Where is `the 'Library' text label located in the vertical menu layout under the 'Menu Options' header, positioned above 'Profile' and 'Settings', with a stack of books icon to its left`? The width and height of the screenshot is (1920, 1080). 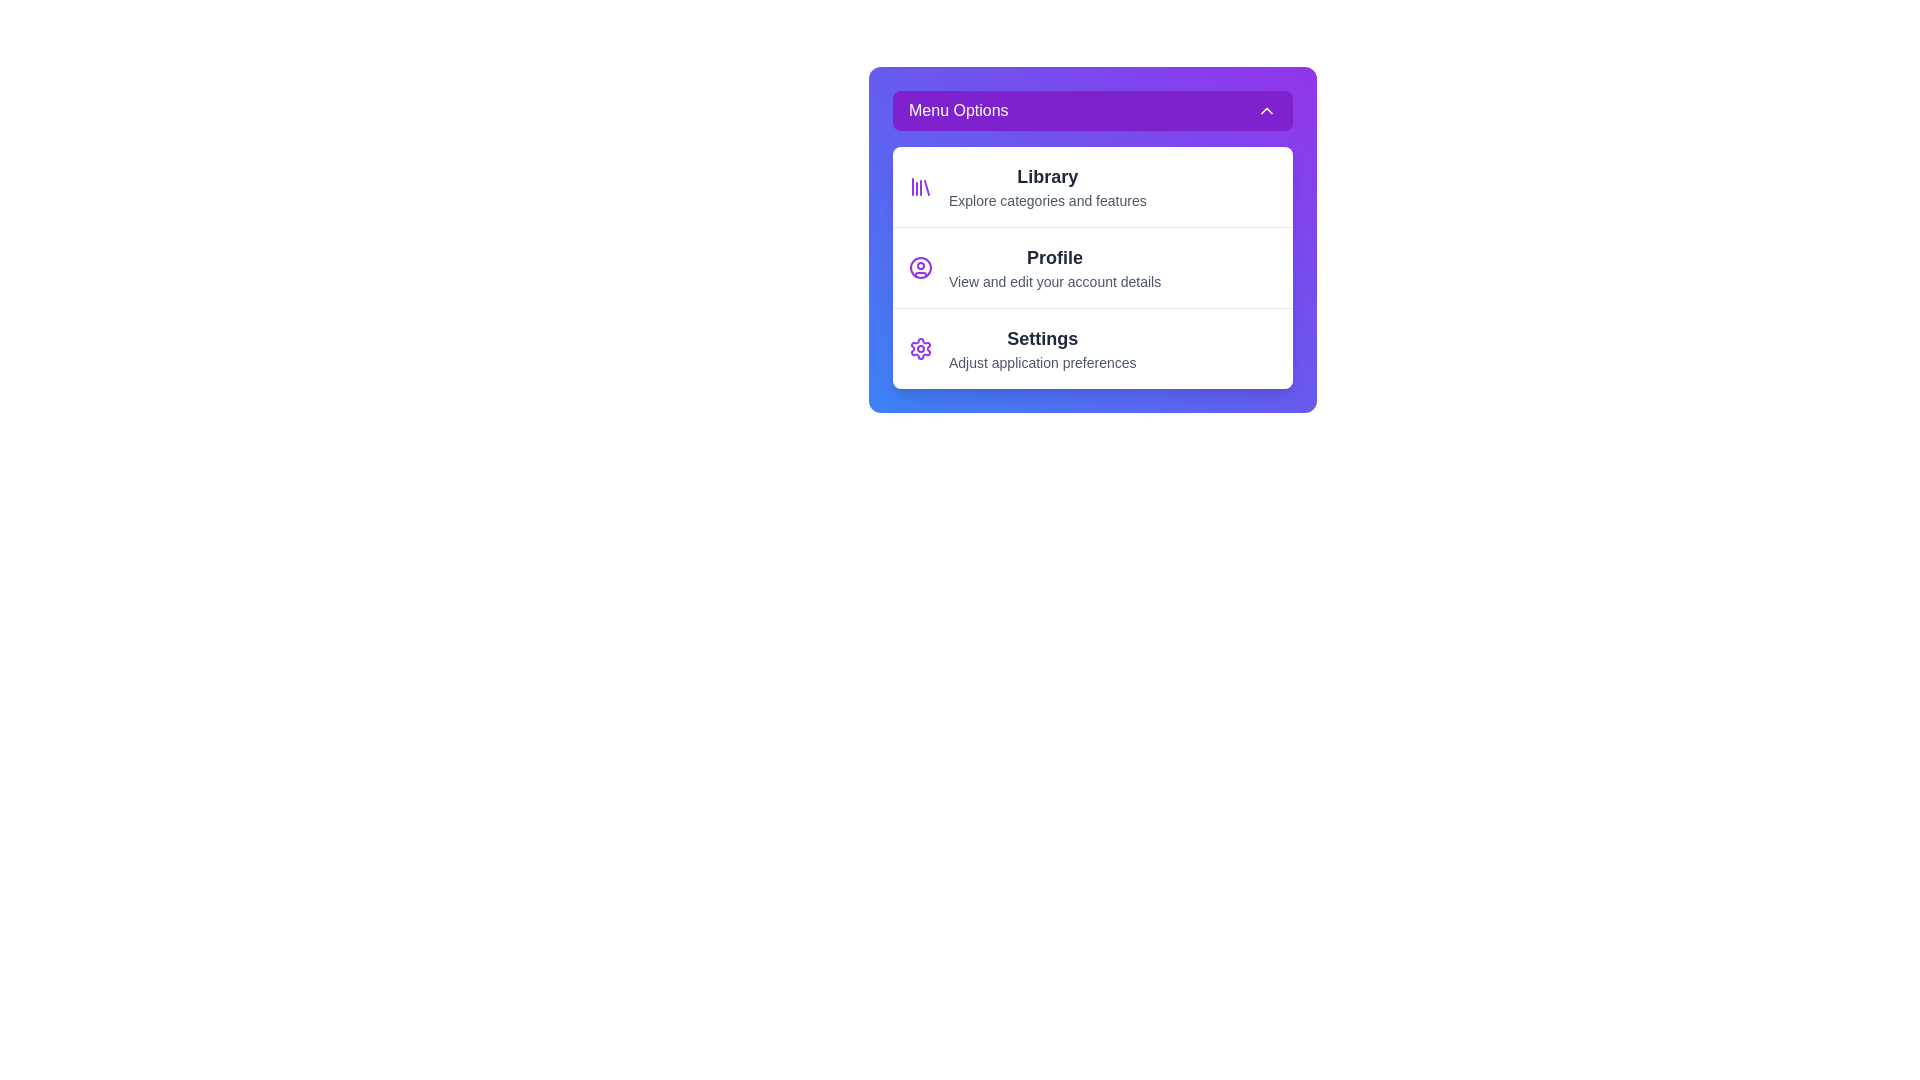 the 'Library' text label located in the vertical menu layout under the 'Menu Options' header, positioned above 'Profile' and 'Settings', with a stack of books icon to its left is located at coordinates (1046, 186).